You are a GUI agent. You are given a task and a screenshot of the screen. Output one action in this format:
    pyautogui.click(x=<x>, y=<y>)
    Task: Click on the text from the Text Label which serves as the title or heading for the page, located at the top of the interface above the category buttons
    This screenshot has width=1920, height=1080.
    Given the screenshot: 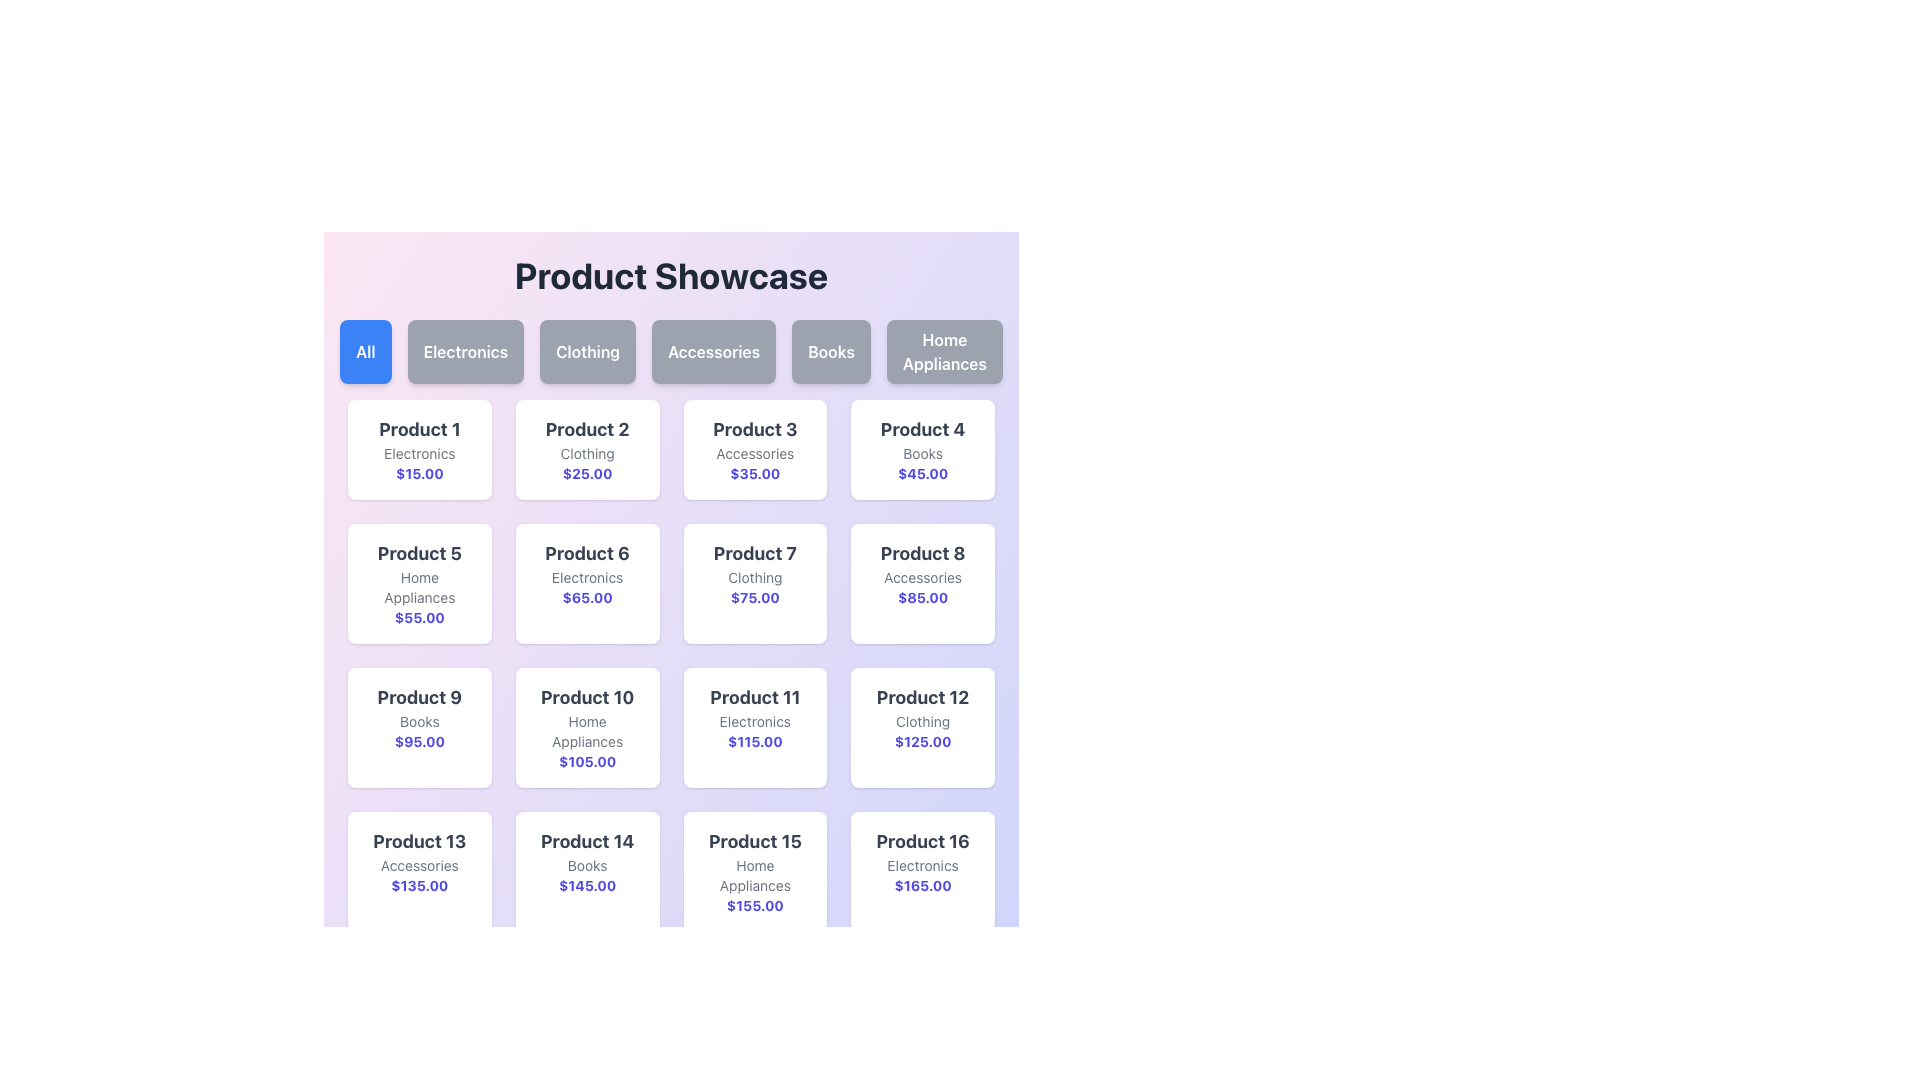 What is the action you would take?
    pyautogui.click(x=671, y=276)
    